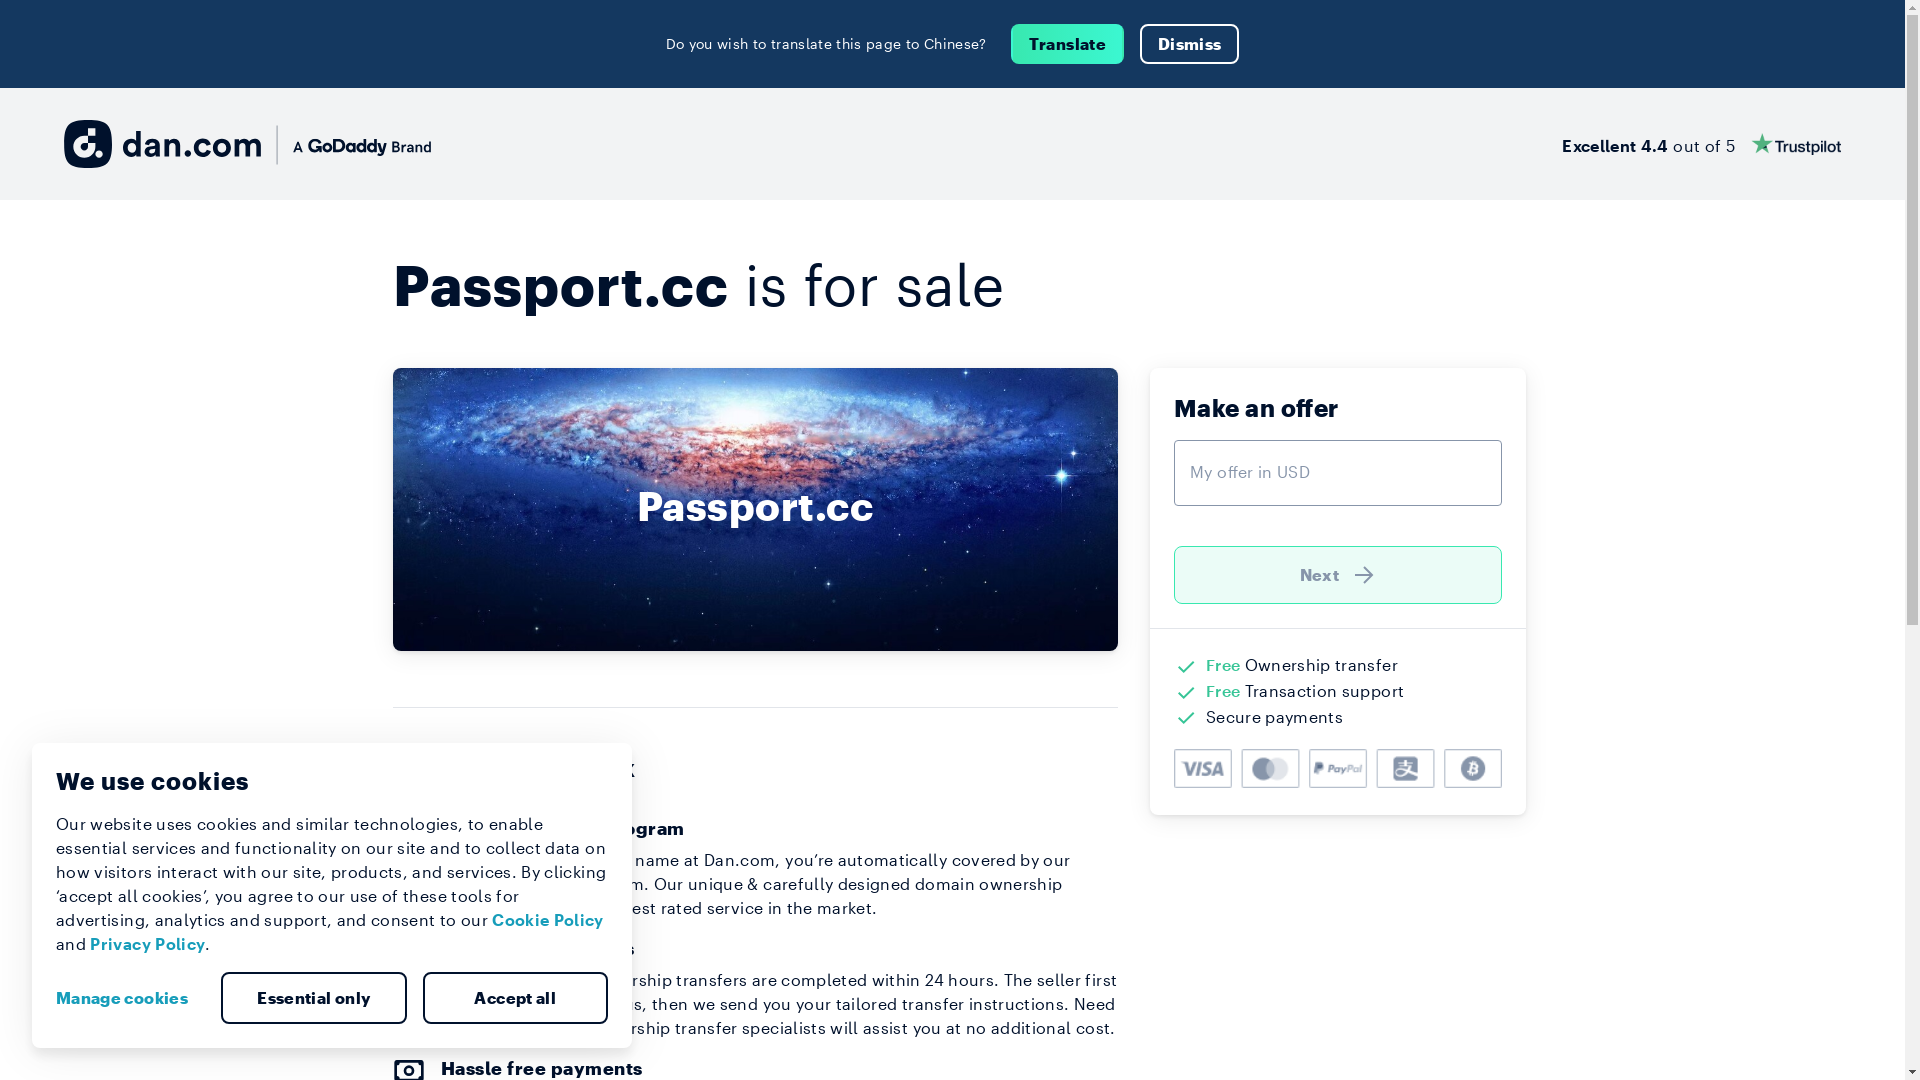 The width and height of the screenshot is (1920, 1080). What do you see at coordinates (1560, 142) in the screenshot?
I see `'Excellent 4.4 out of 5'` at bounding box center [1560, 142].